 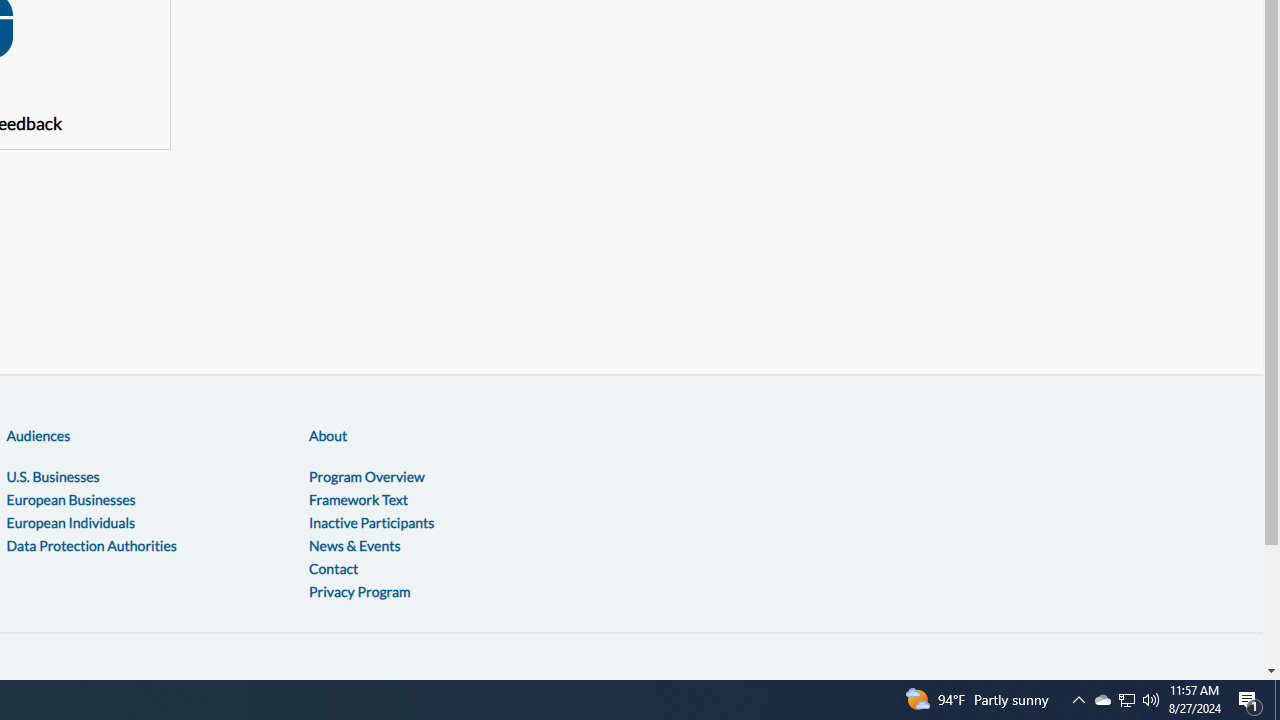 What do you see at coordinates (53, 476) in the screenshot?
I see `'U.S. Businesses'` at bounding box center [53, 476].